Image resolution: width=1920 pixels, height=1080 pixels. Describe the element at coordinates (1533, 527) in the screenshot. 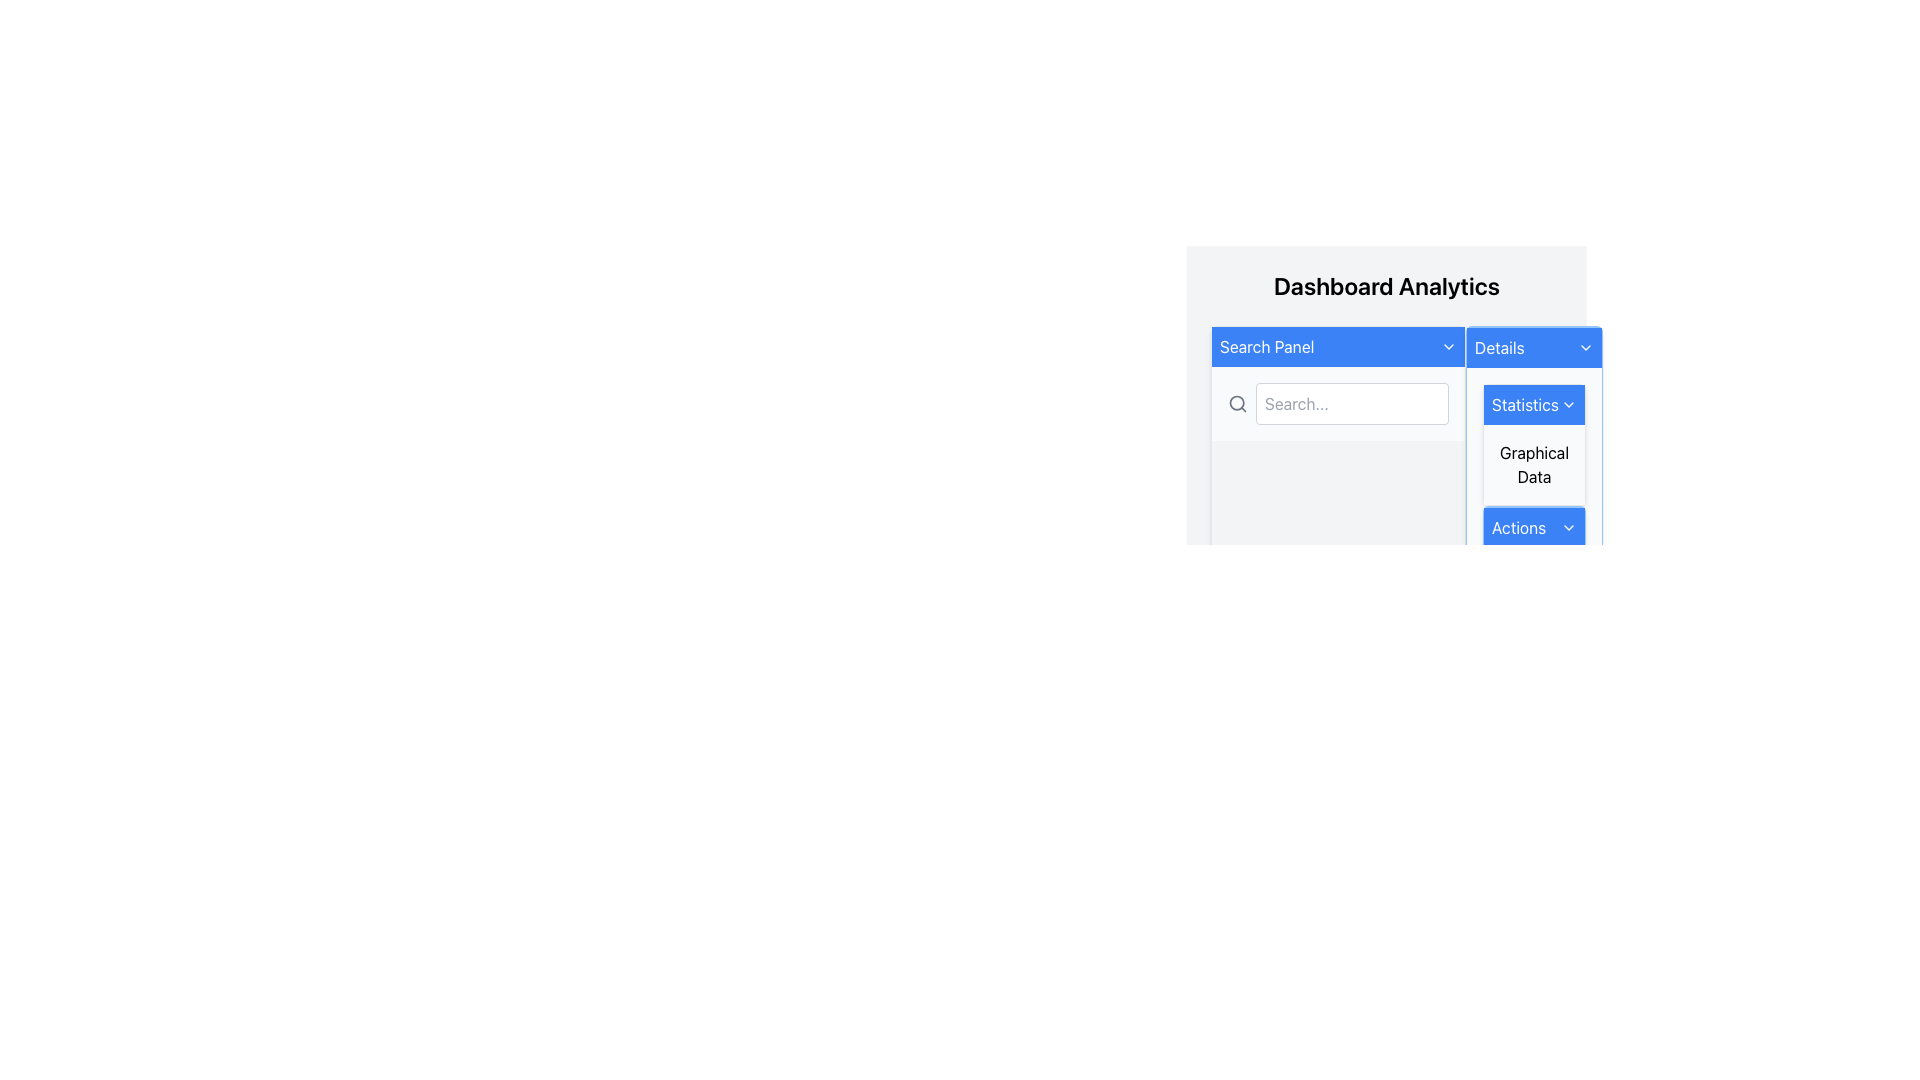

I see `the button labeled 'Actions' located at the last entry` at that location.